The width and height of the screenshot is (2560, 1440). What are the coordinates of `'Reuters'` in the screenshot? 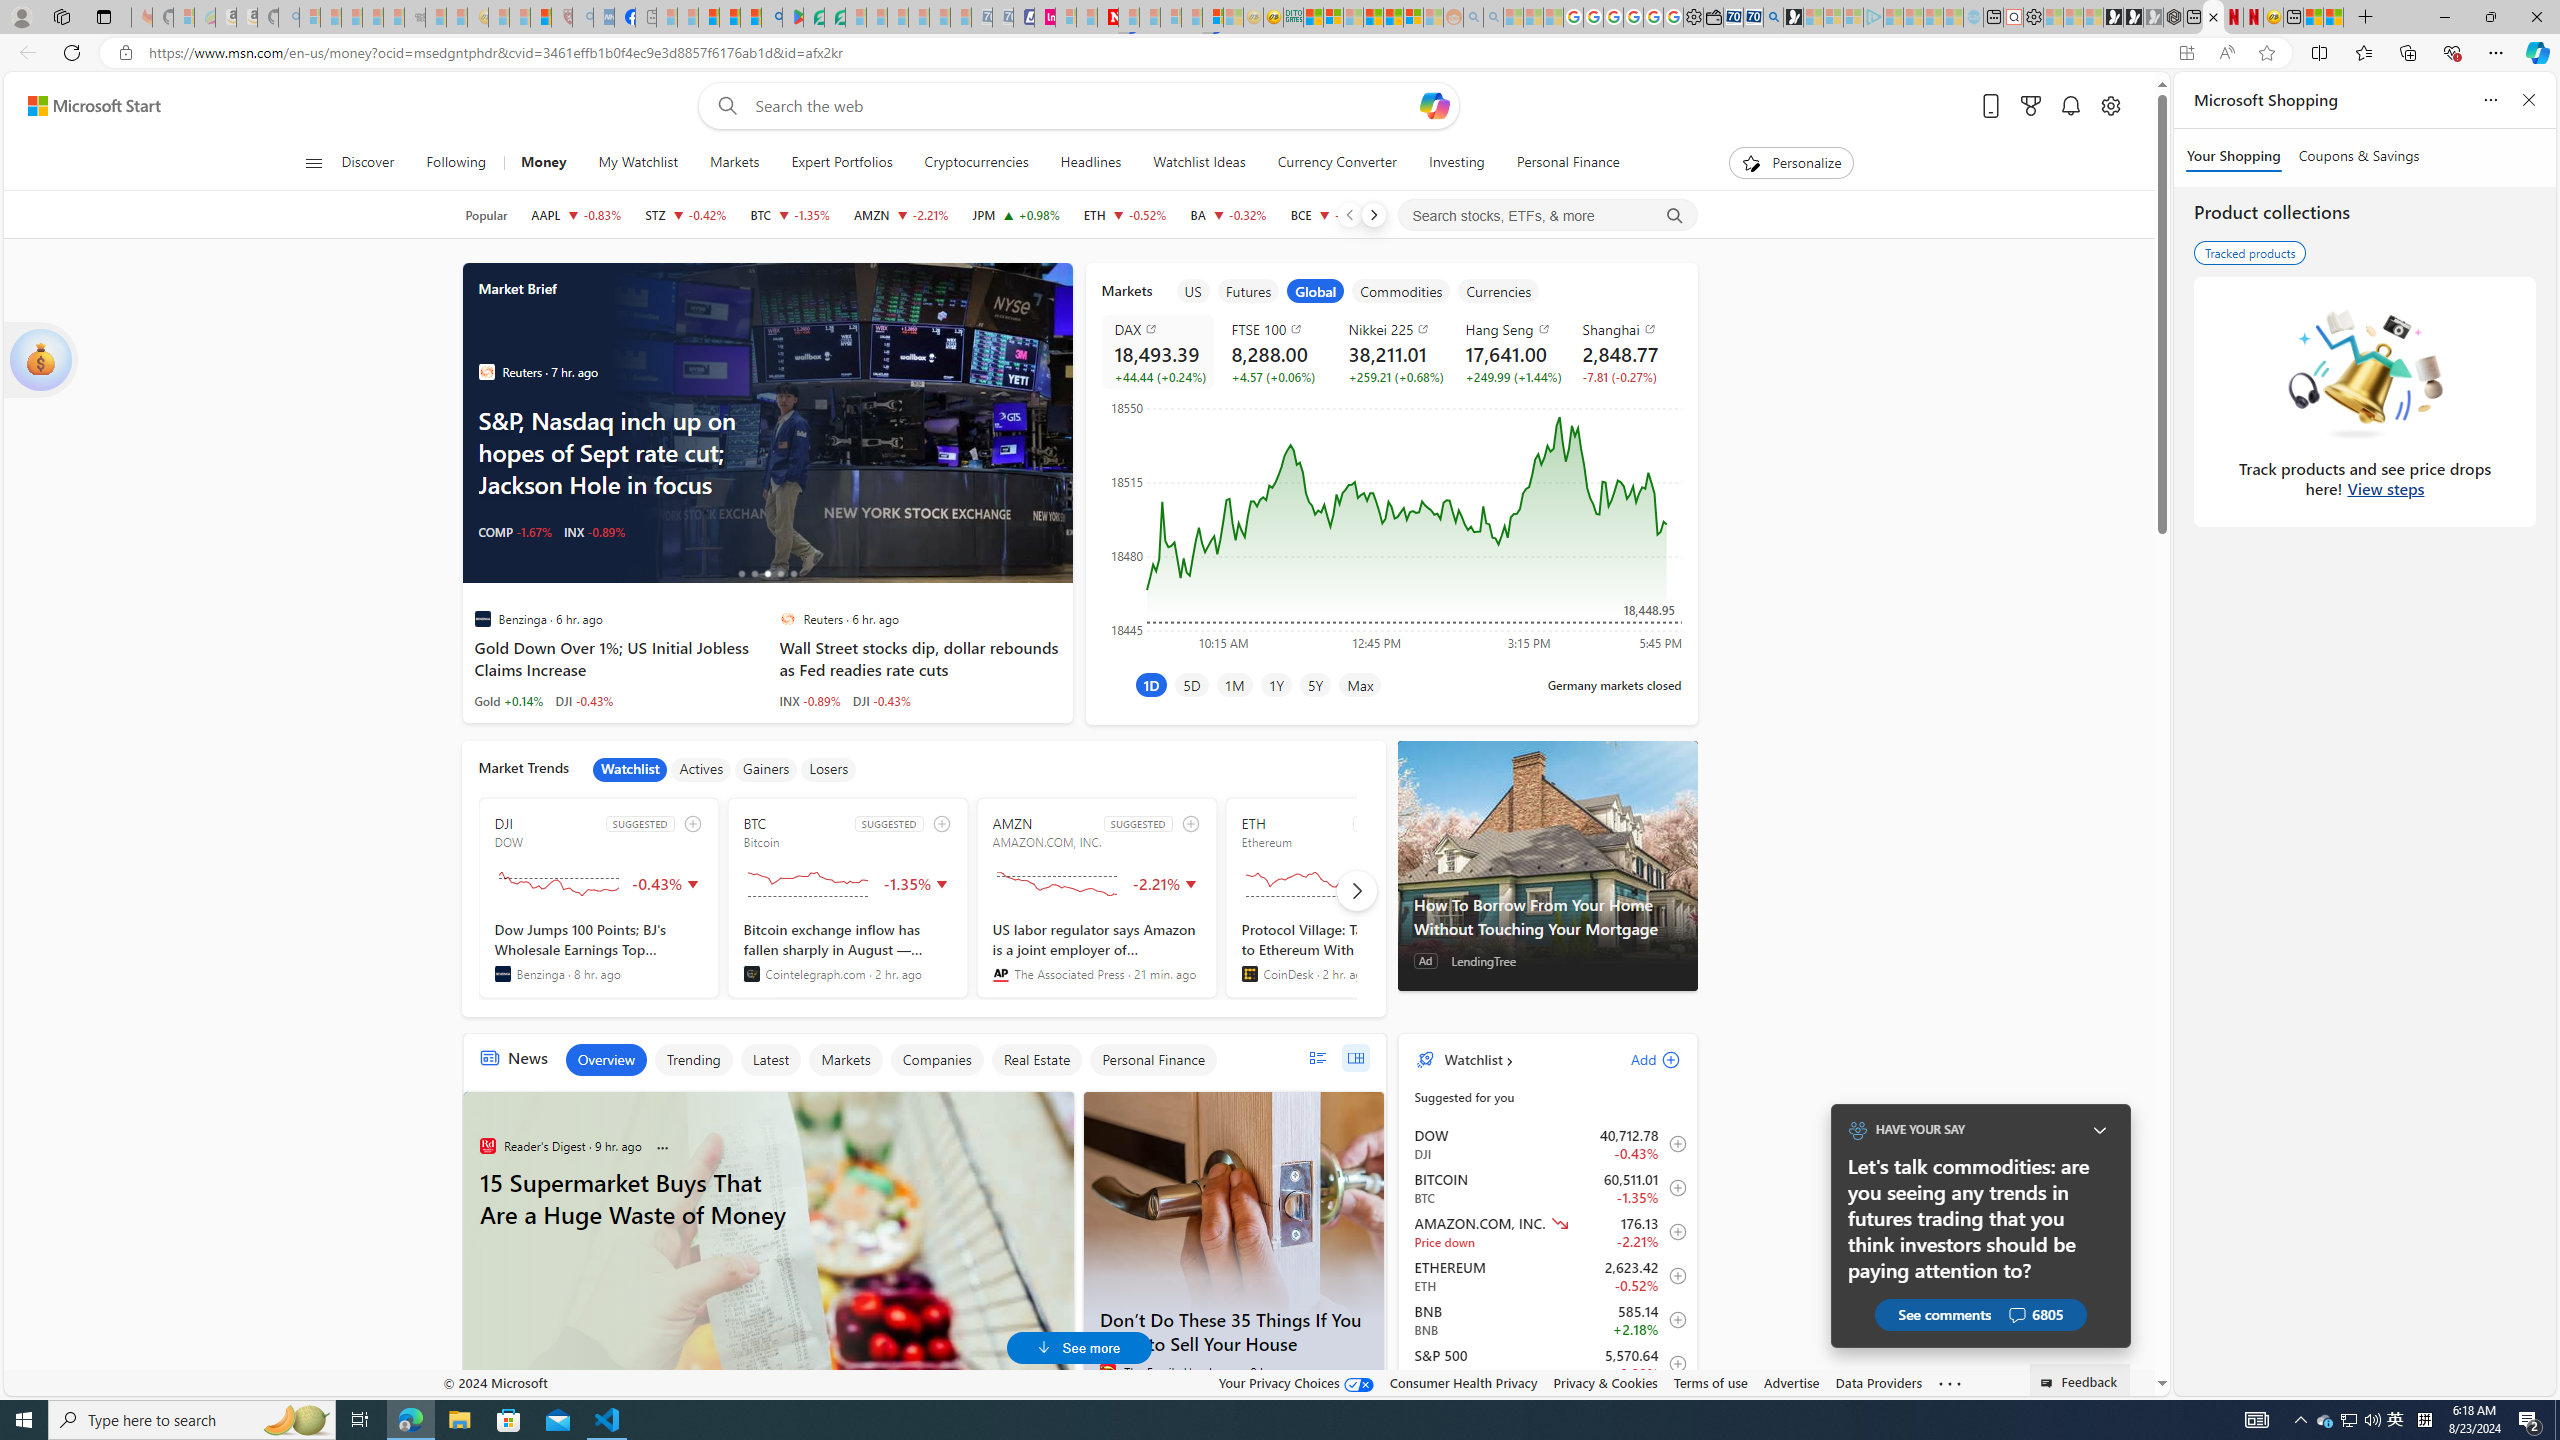 It's located at (786, 617).